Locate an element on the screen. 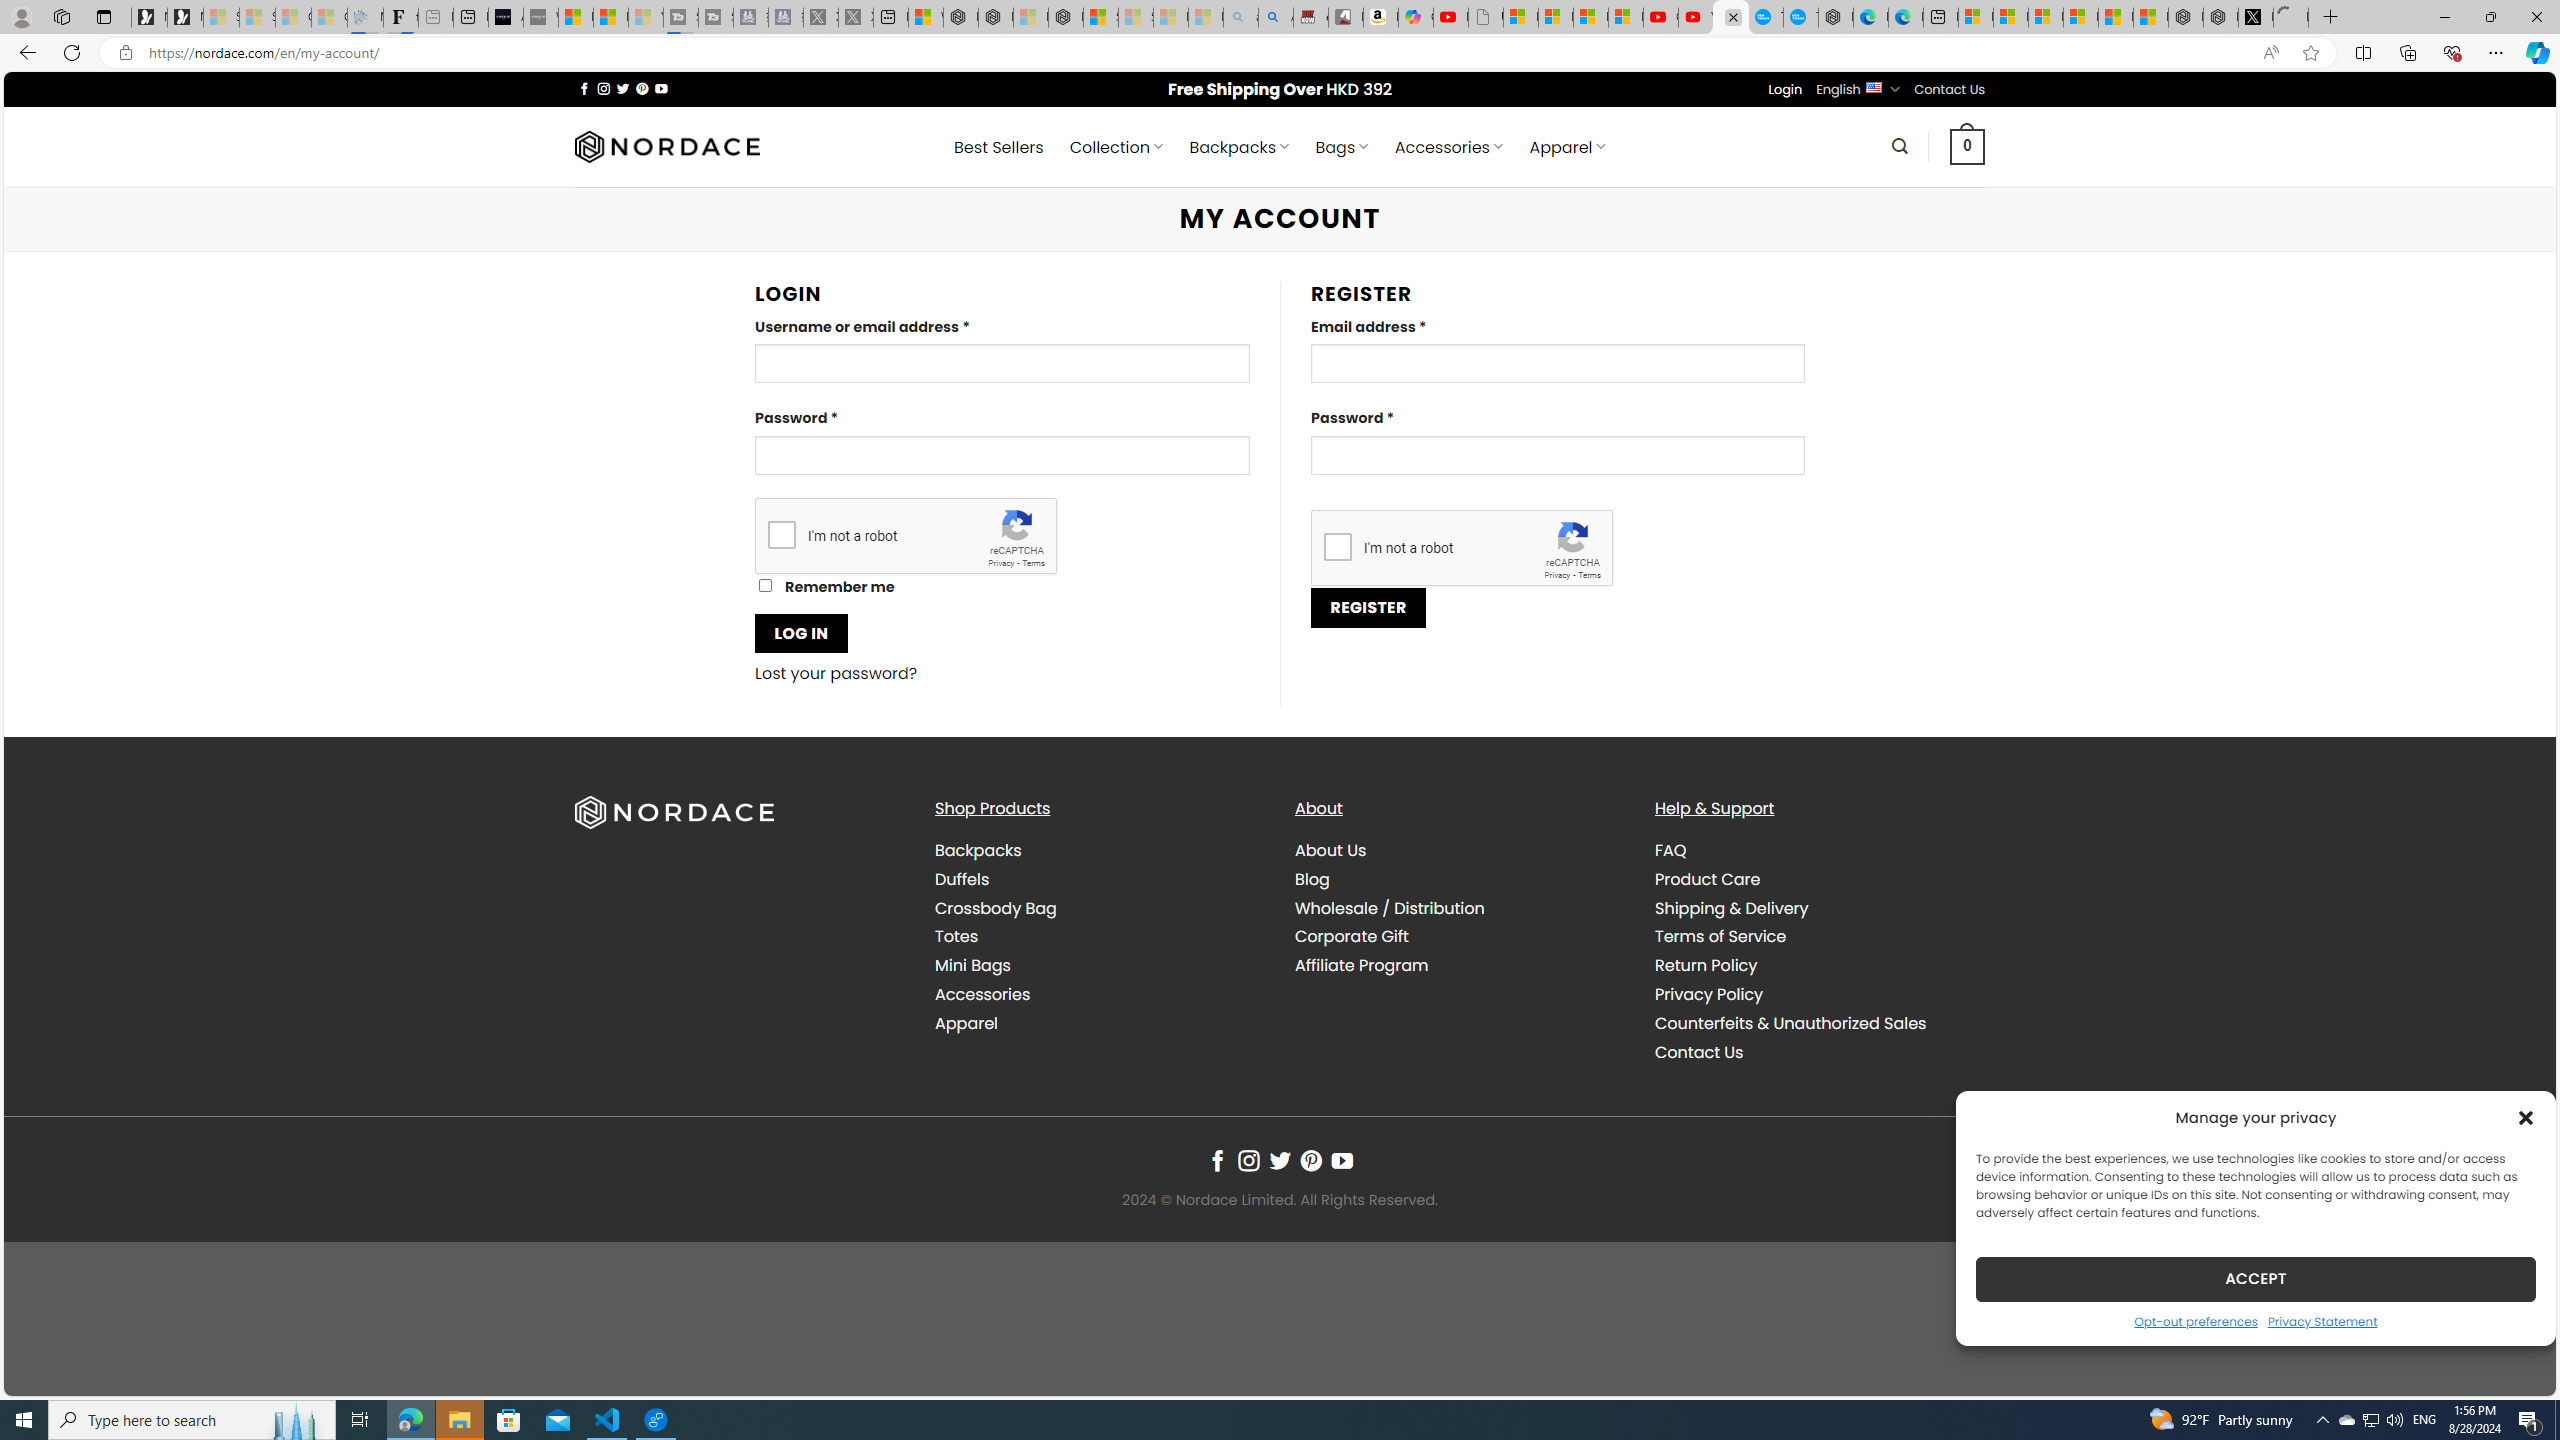  'Privacy Statement' is located at coordinates (2323, 1320).